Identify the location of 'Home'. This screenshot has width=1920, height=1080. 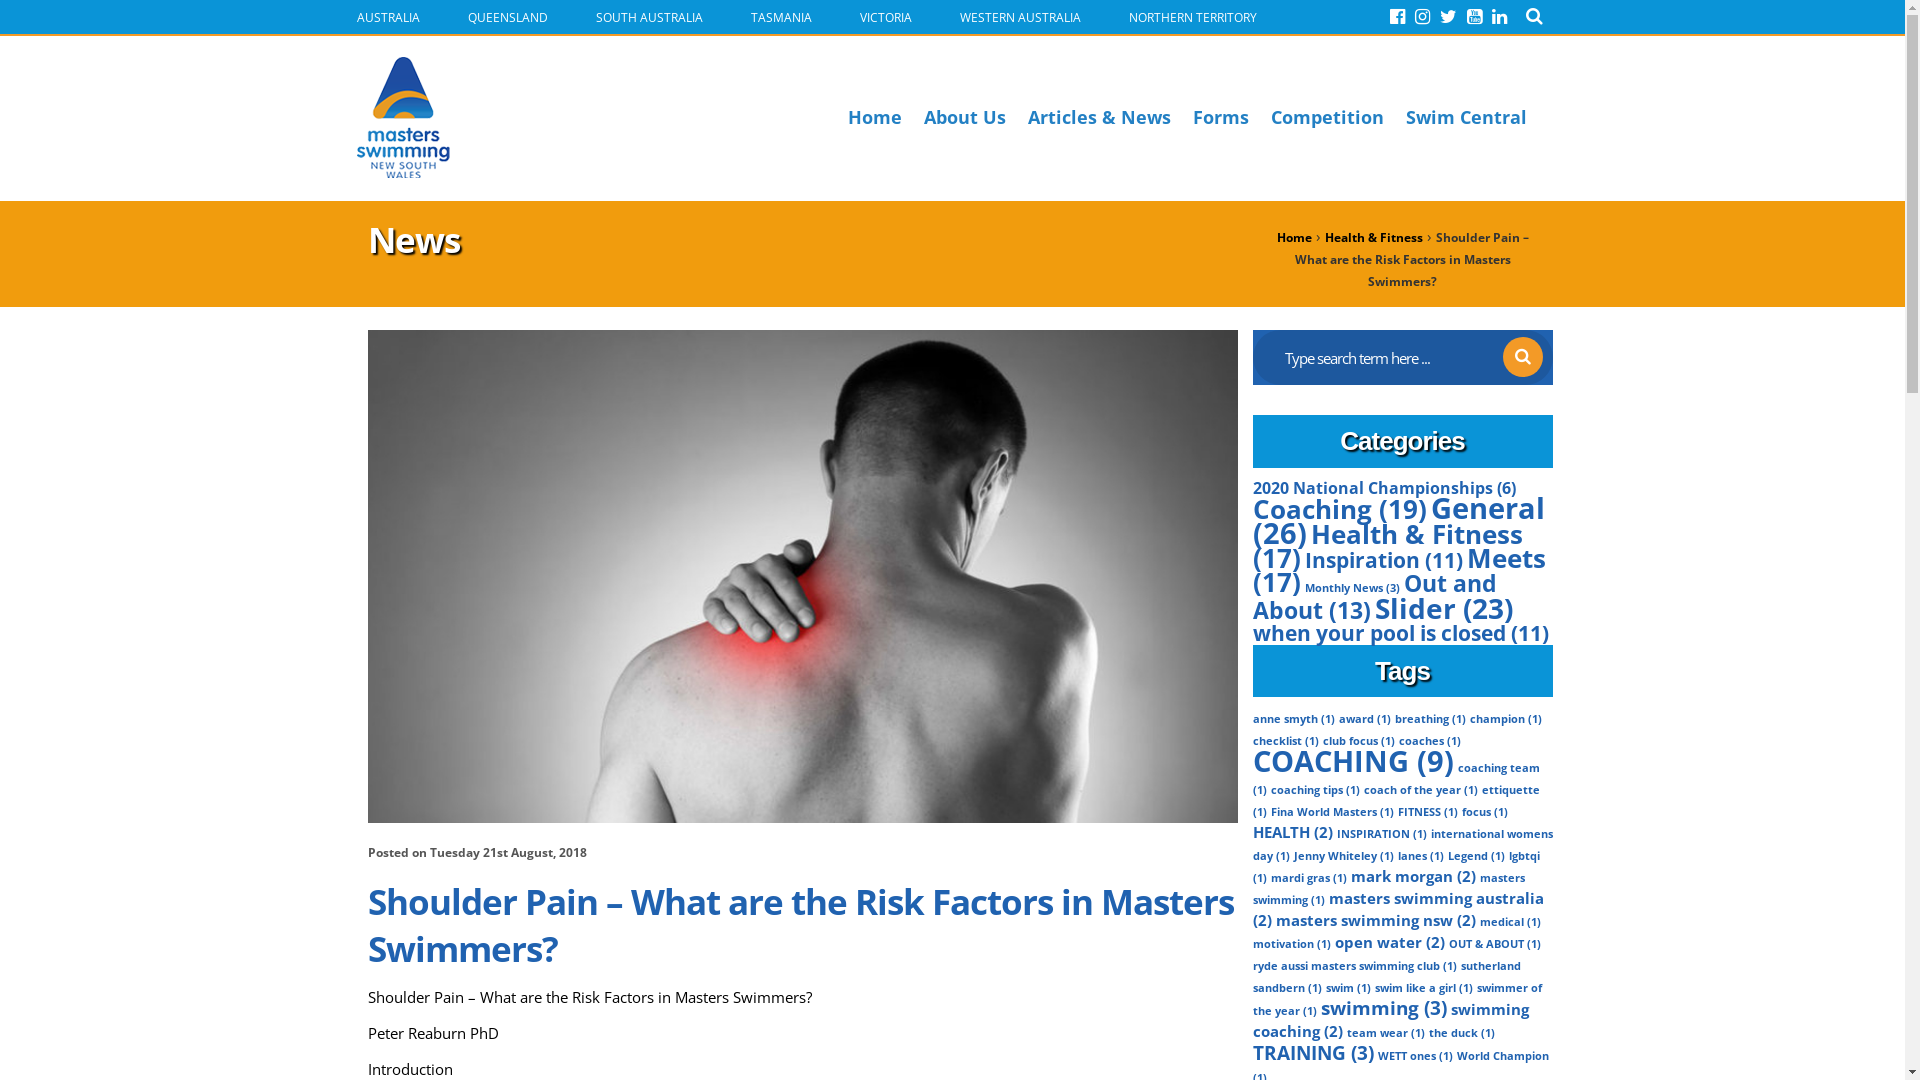
(1293, 236).